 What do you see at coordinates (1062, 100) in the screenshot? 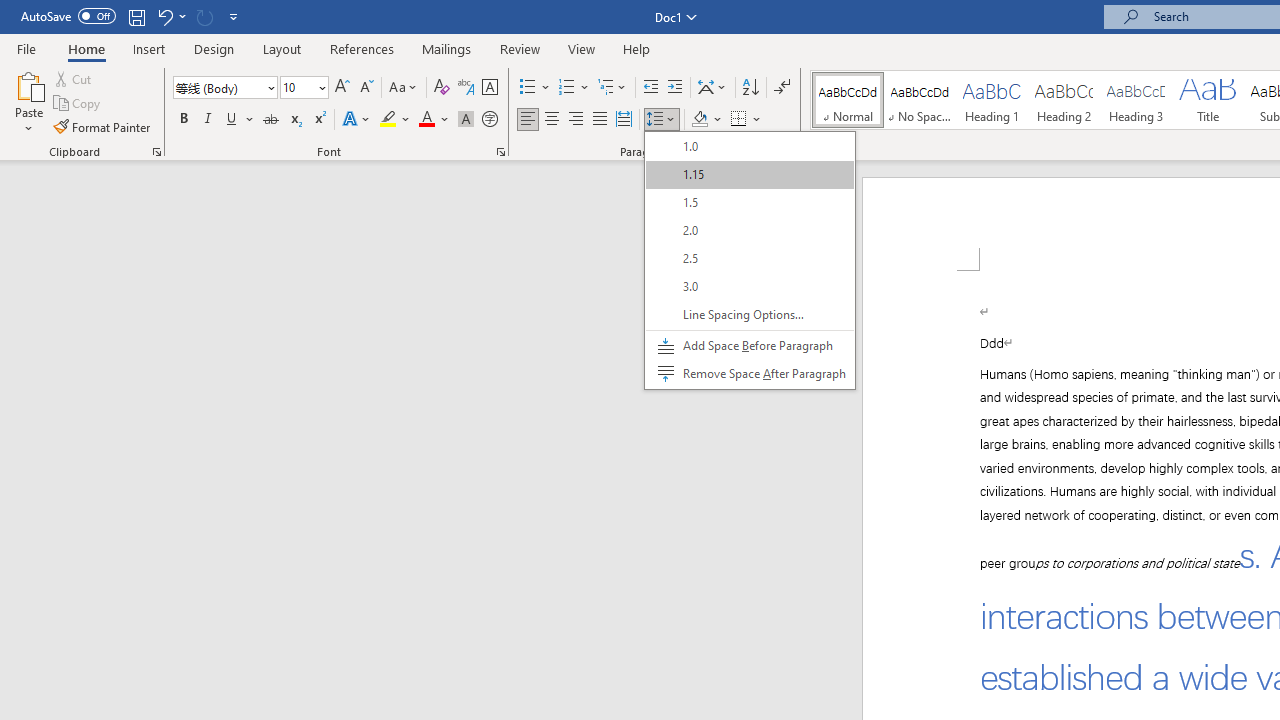
I see `'Heading 2'` at bounding box center [1062, 100].